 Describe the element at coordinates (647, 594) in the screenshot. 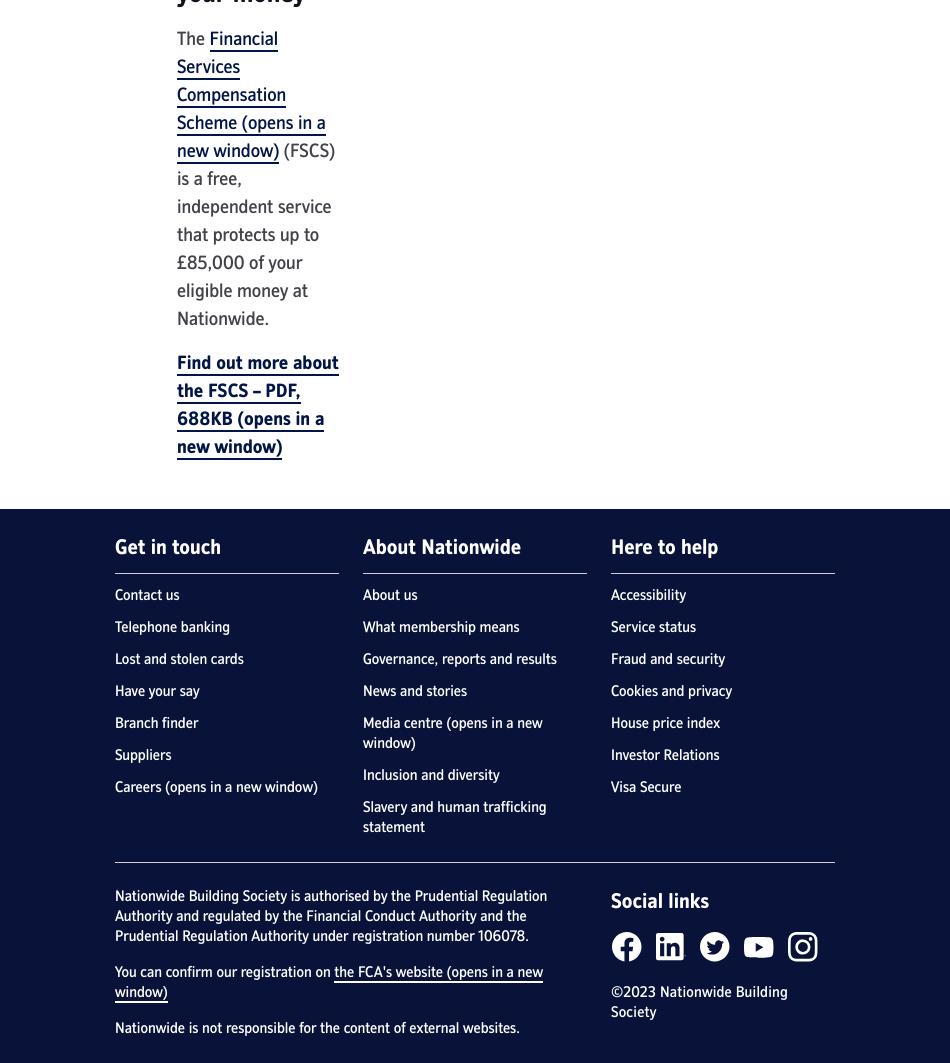

I see `'Accessibility'` at that location.